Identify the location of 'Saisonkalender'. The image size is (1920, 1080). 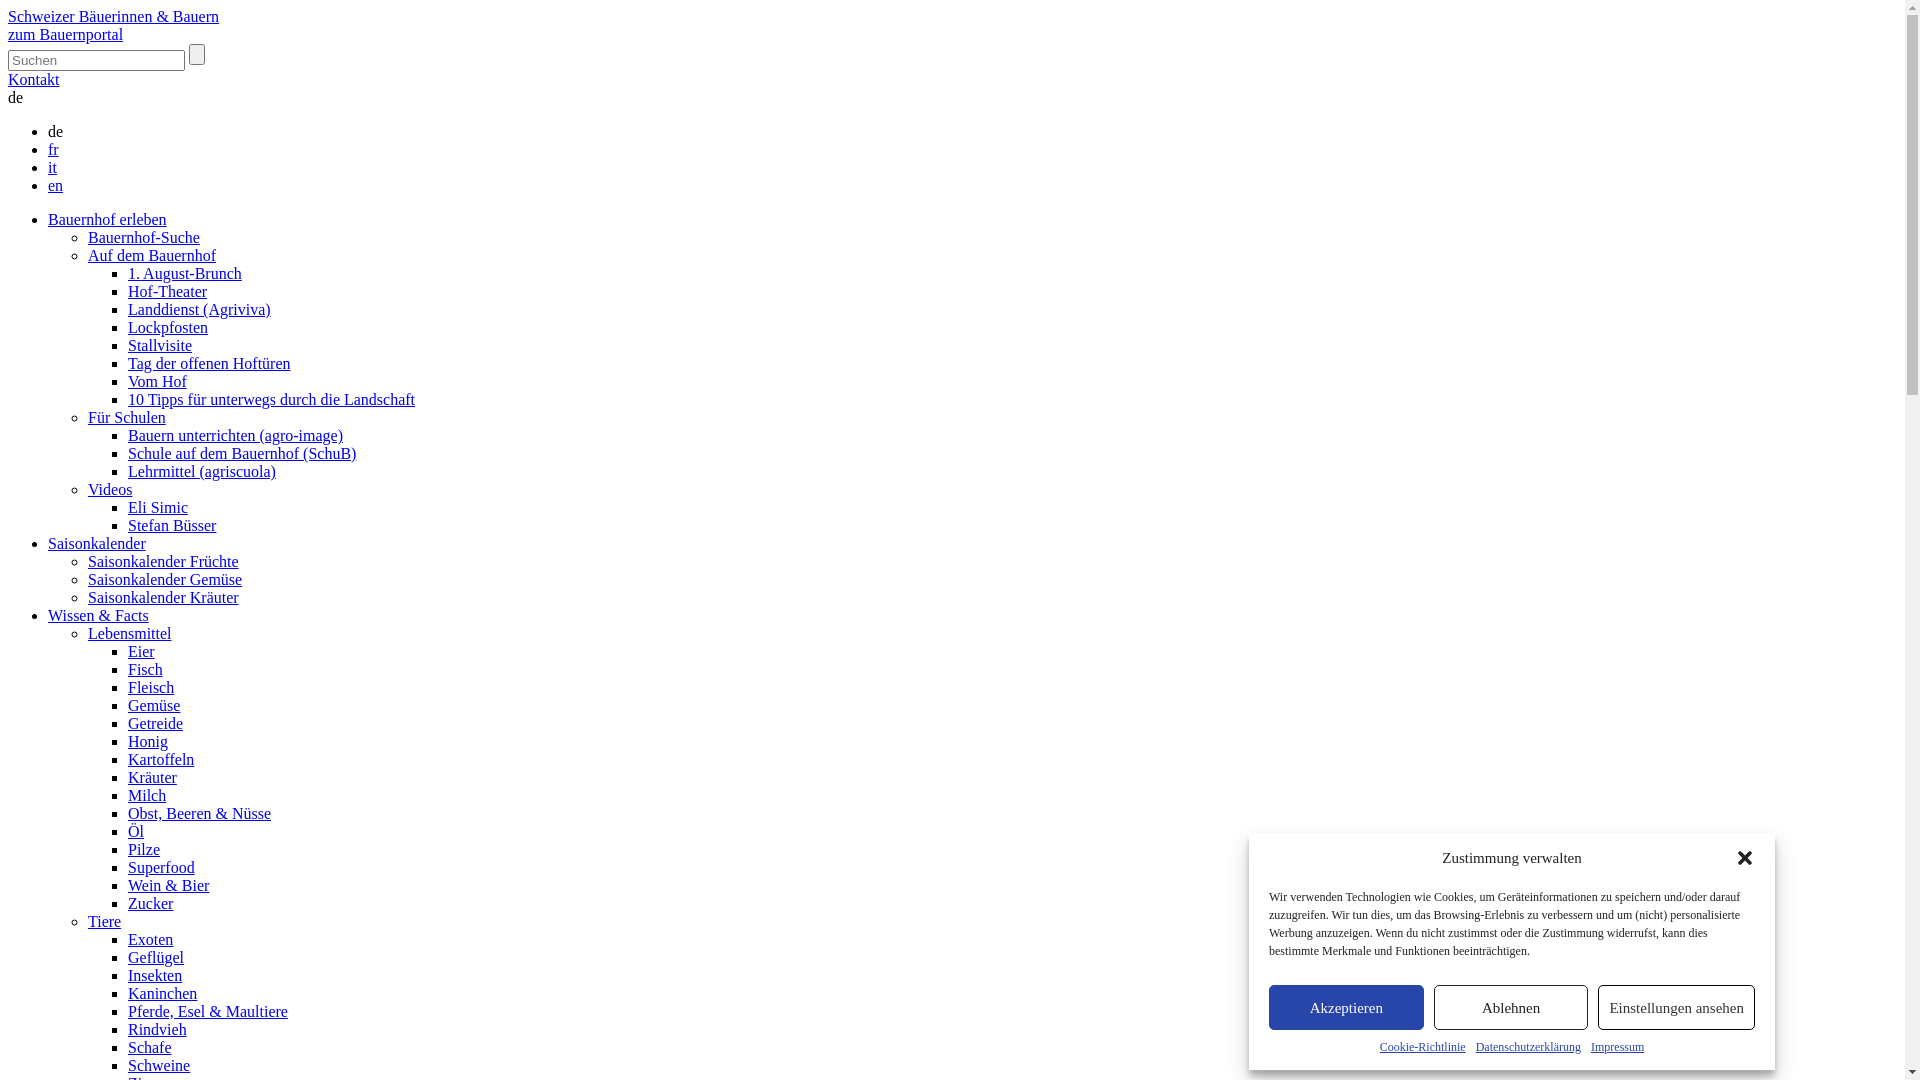
(95, 543).